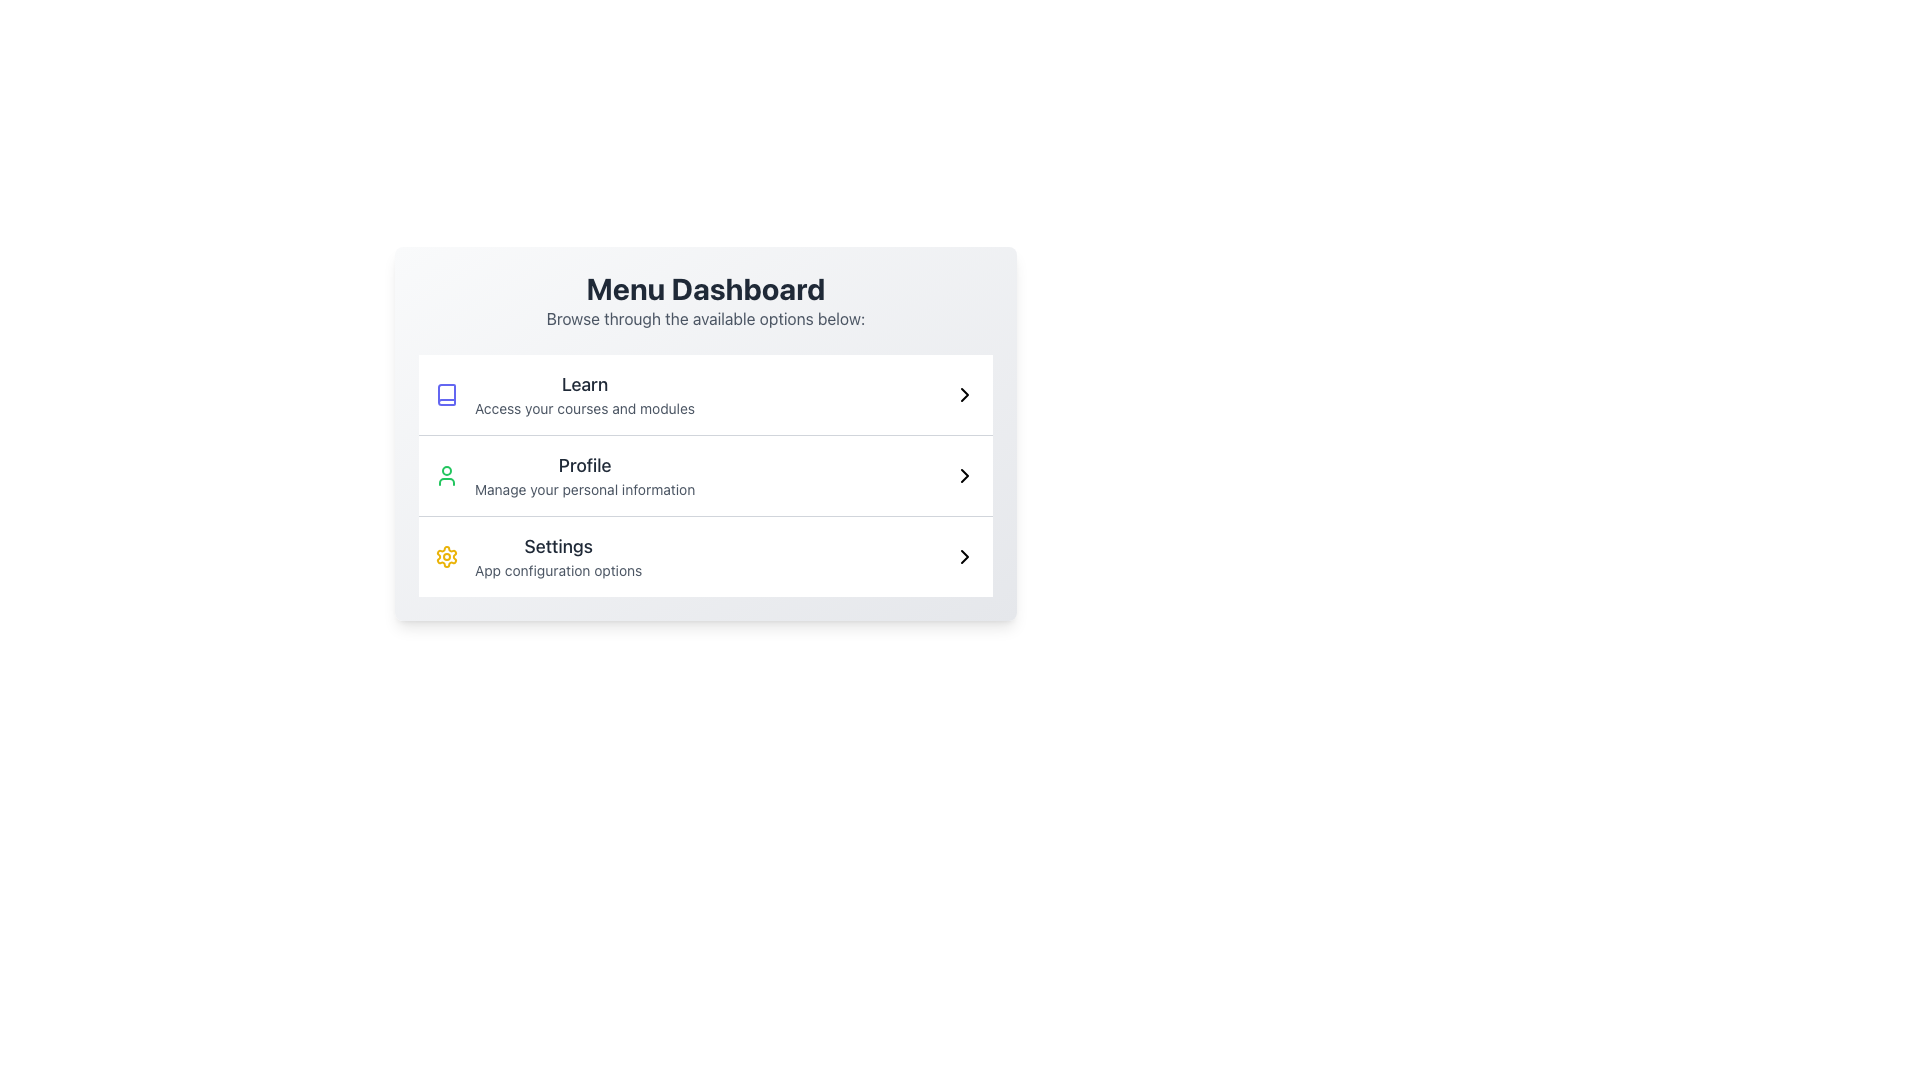  What do you see at coordinates (964, 394) in the screenshot?
I see `the right-pointing arrow icon in the 'Learn' row of the menu list, which indicates navigation or selection functionality` at bounding box center [964, 394].